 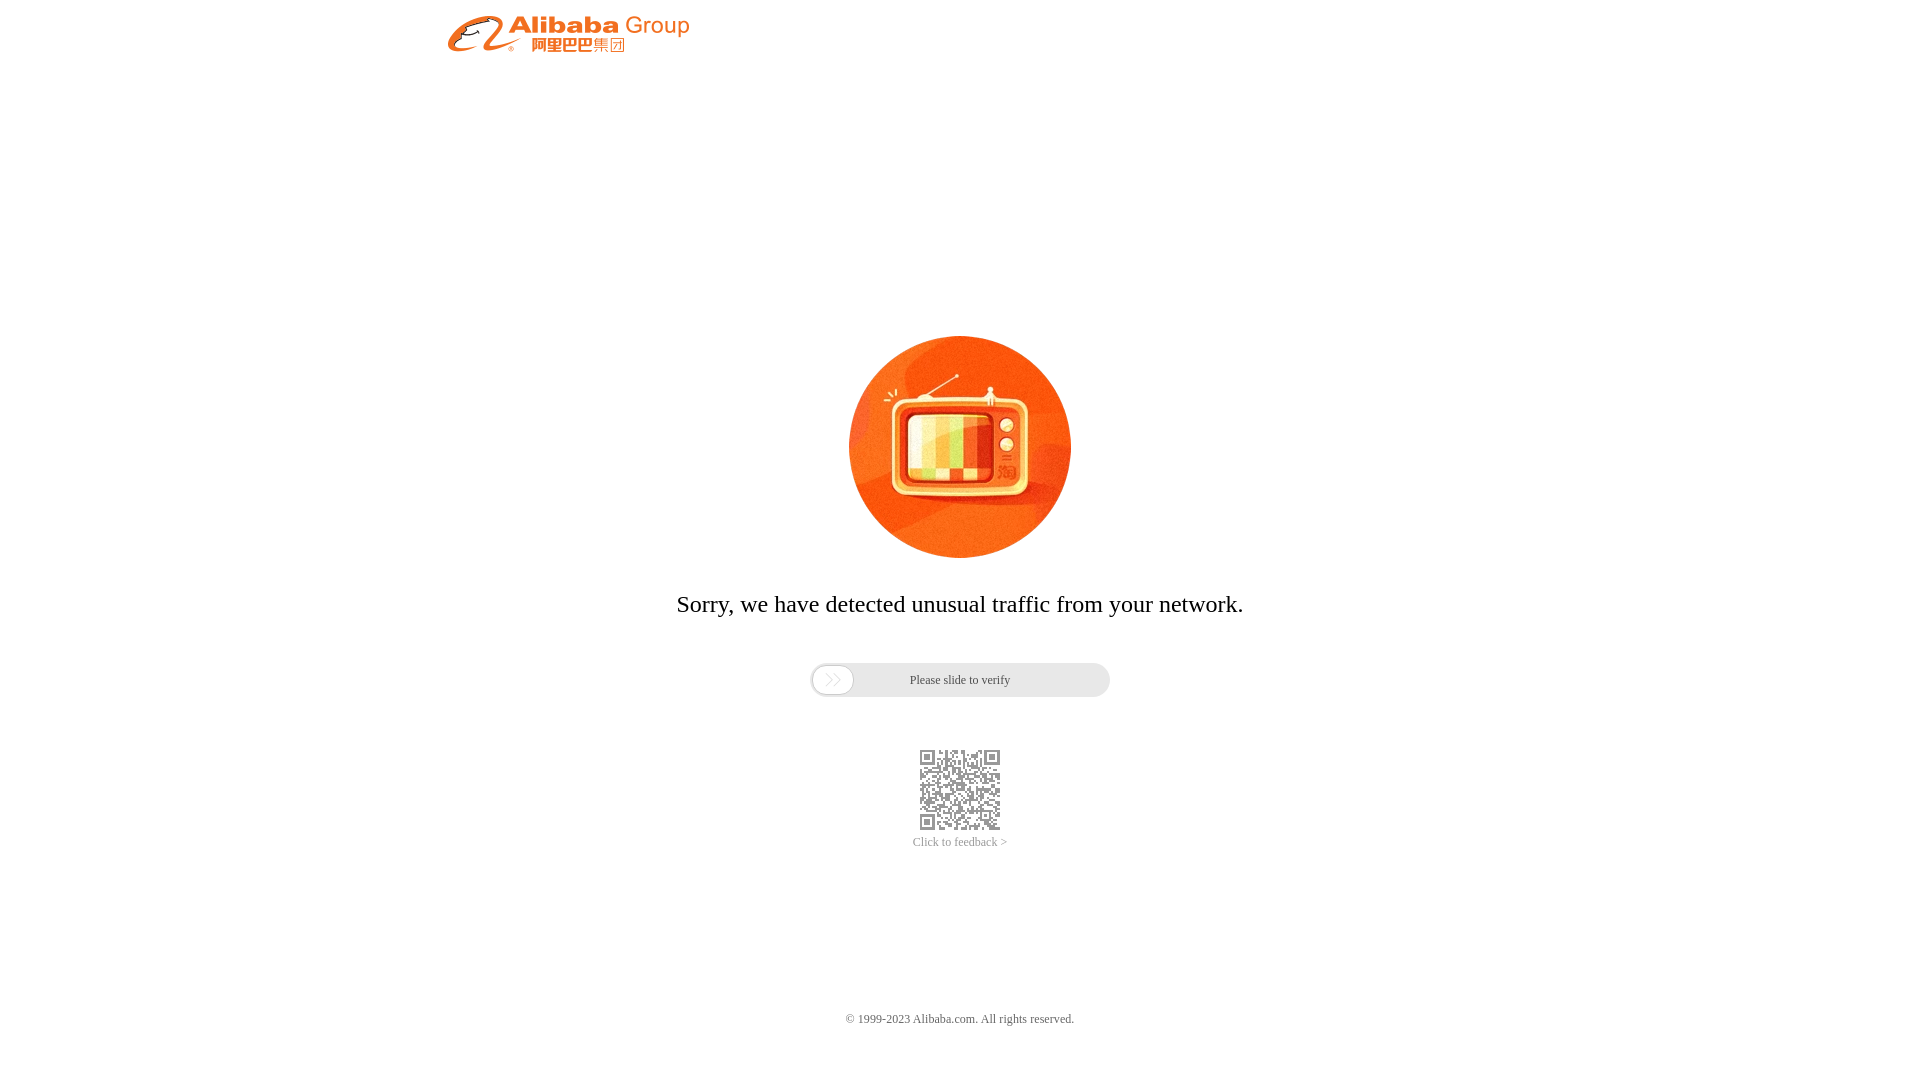 What do you see at coordinates (960, 842) in the screenshot?
I see `'Click to feedback >'` at bounding box center [960, 842].